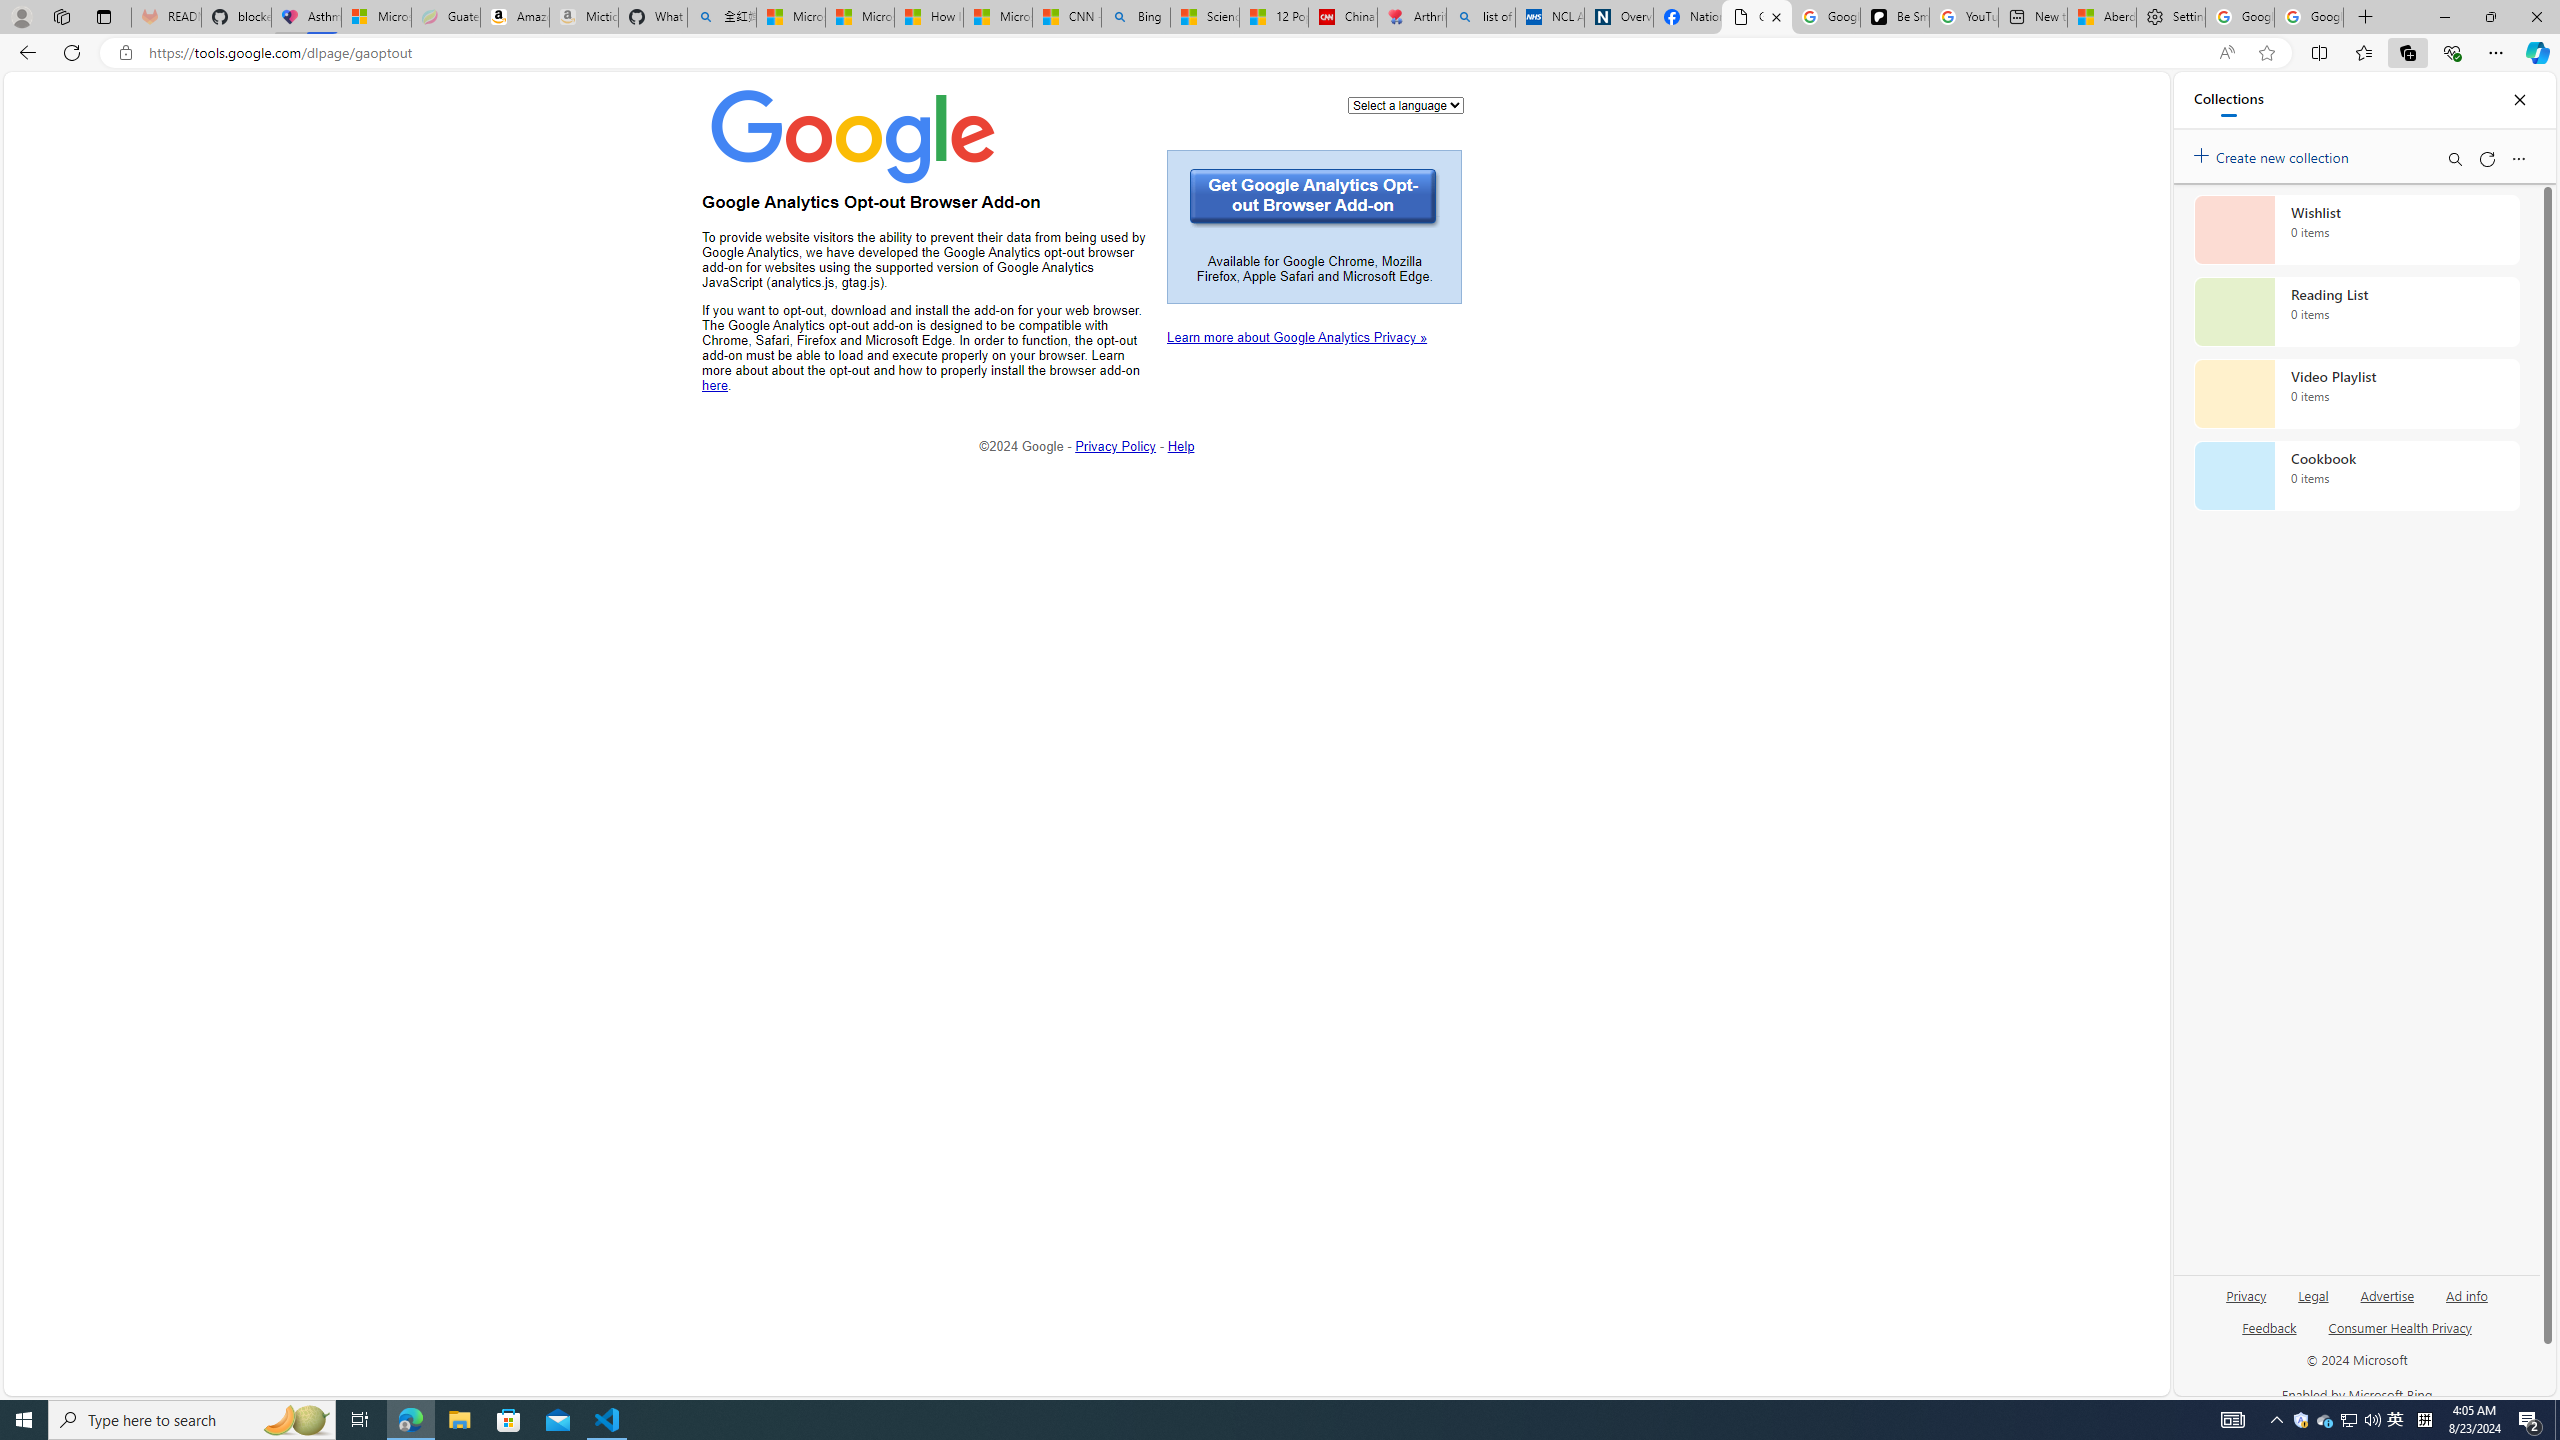 The width and height of the screenshot is (2560, 1440). What do you see at coordinates (2311, 1302) in the screenshot?
I see `'Legal'` at bounding box center [2311, 1302].